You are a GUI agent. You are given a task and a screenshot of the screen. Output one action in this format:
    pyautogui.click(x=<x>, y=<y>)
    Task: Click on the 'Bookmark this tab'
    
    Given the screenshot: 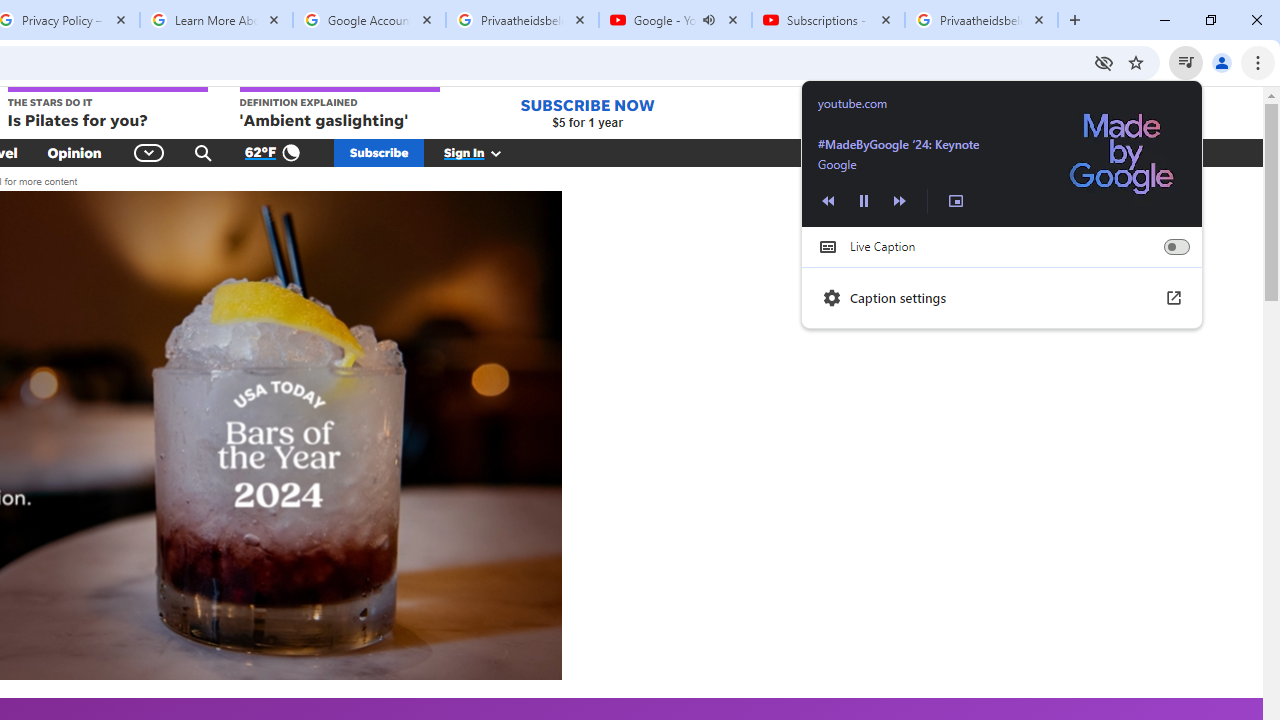 What is the action you would take?
    pyautogui.click(x=1136, y=61)
    